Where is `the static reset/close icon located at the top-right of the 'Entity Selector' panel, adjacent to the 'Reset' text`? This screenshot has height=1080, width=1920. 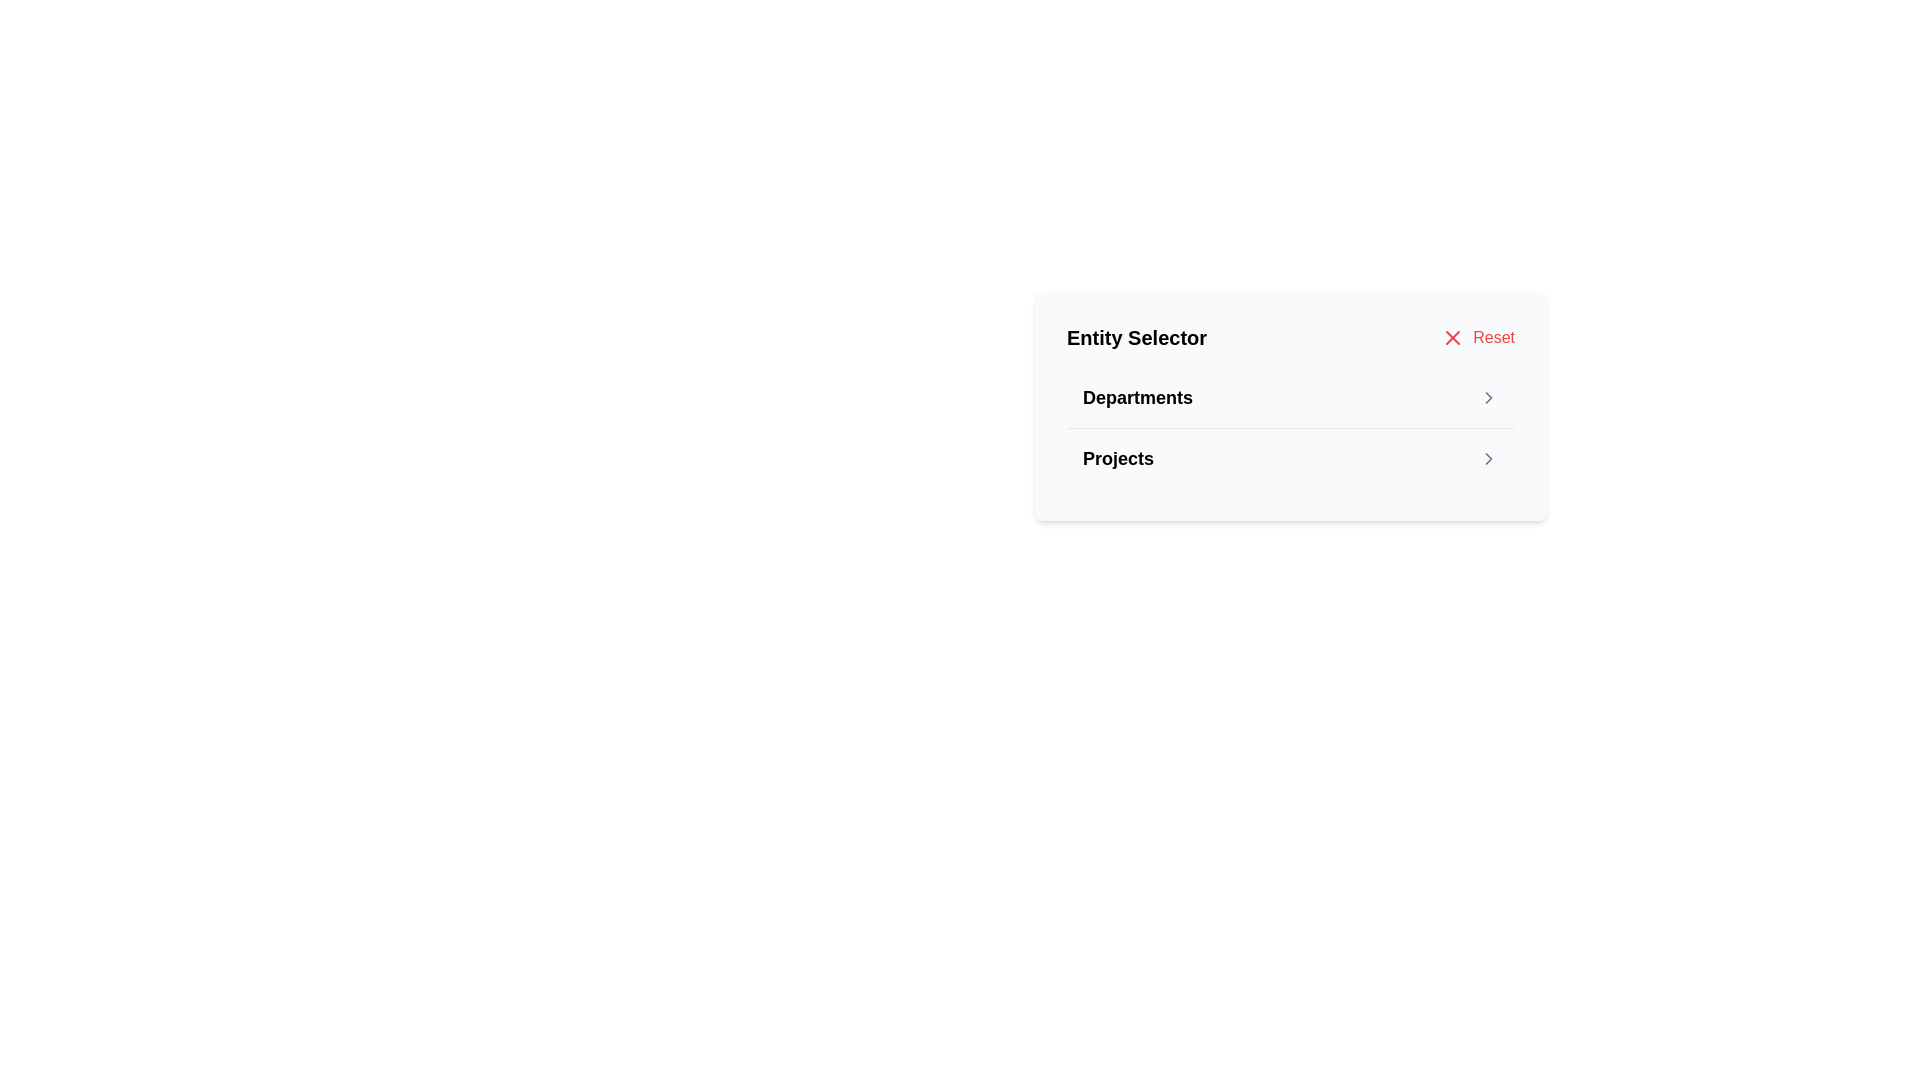
the static reset/close icon located at the top-right of the 'Entity Selector' panel, adjacent to the 'Reset' text is located at coordinates (1453, 337).